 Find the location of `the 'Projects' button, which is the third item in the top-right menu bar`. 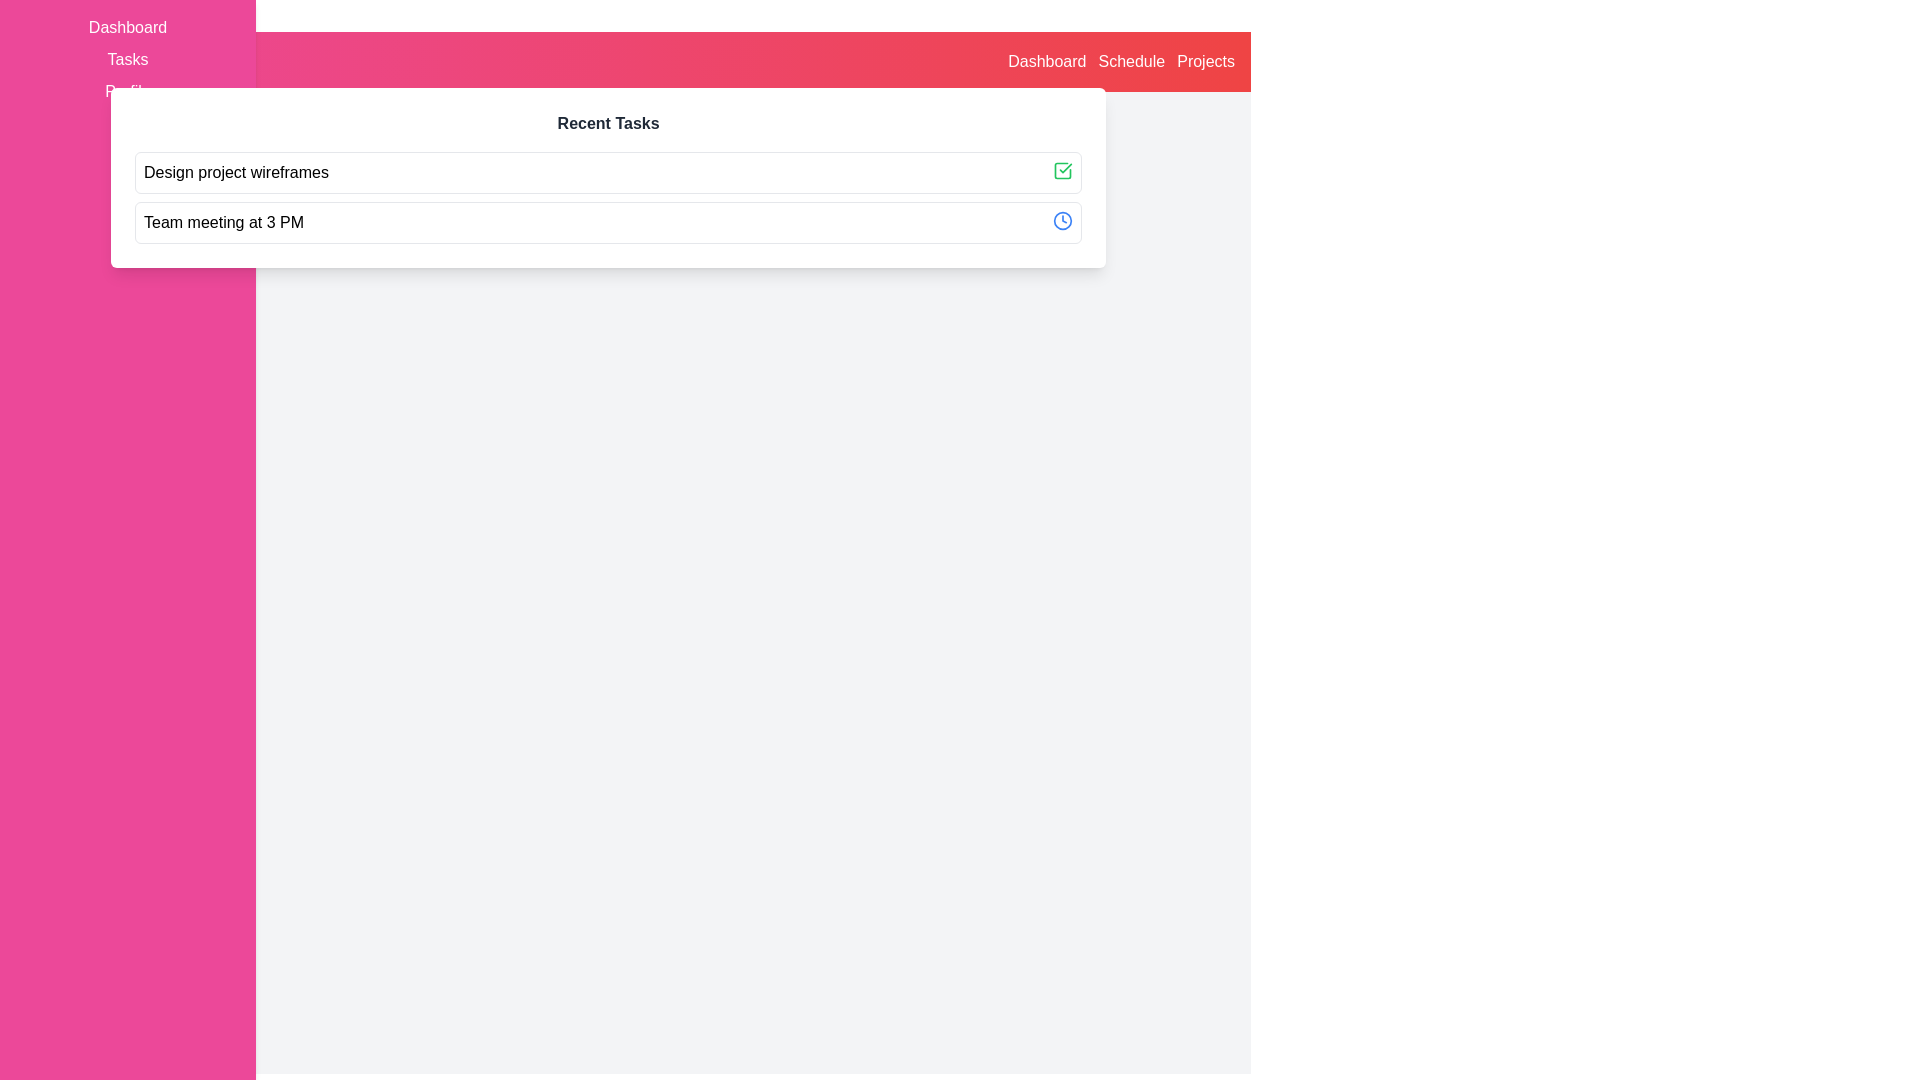

the 'Projects' button, which is the third item in the top-right menu bar is located at coordinates (1205, 60).